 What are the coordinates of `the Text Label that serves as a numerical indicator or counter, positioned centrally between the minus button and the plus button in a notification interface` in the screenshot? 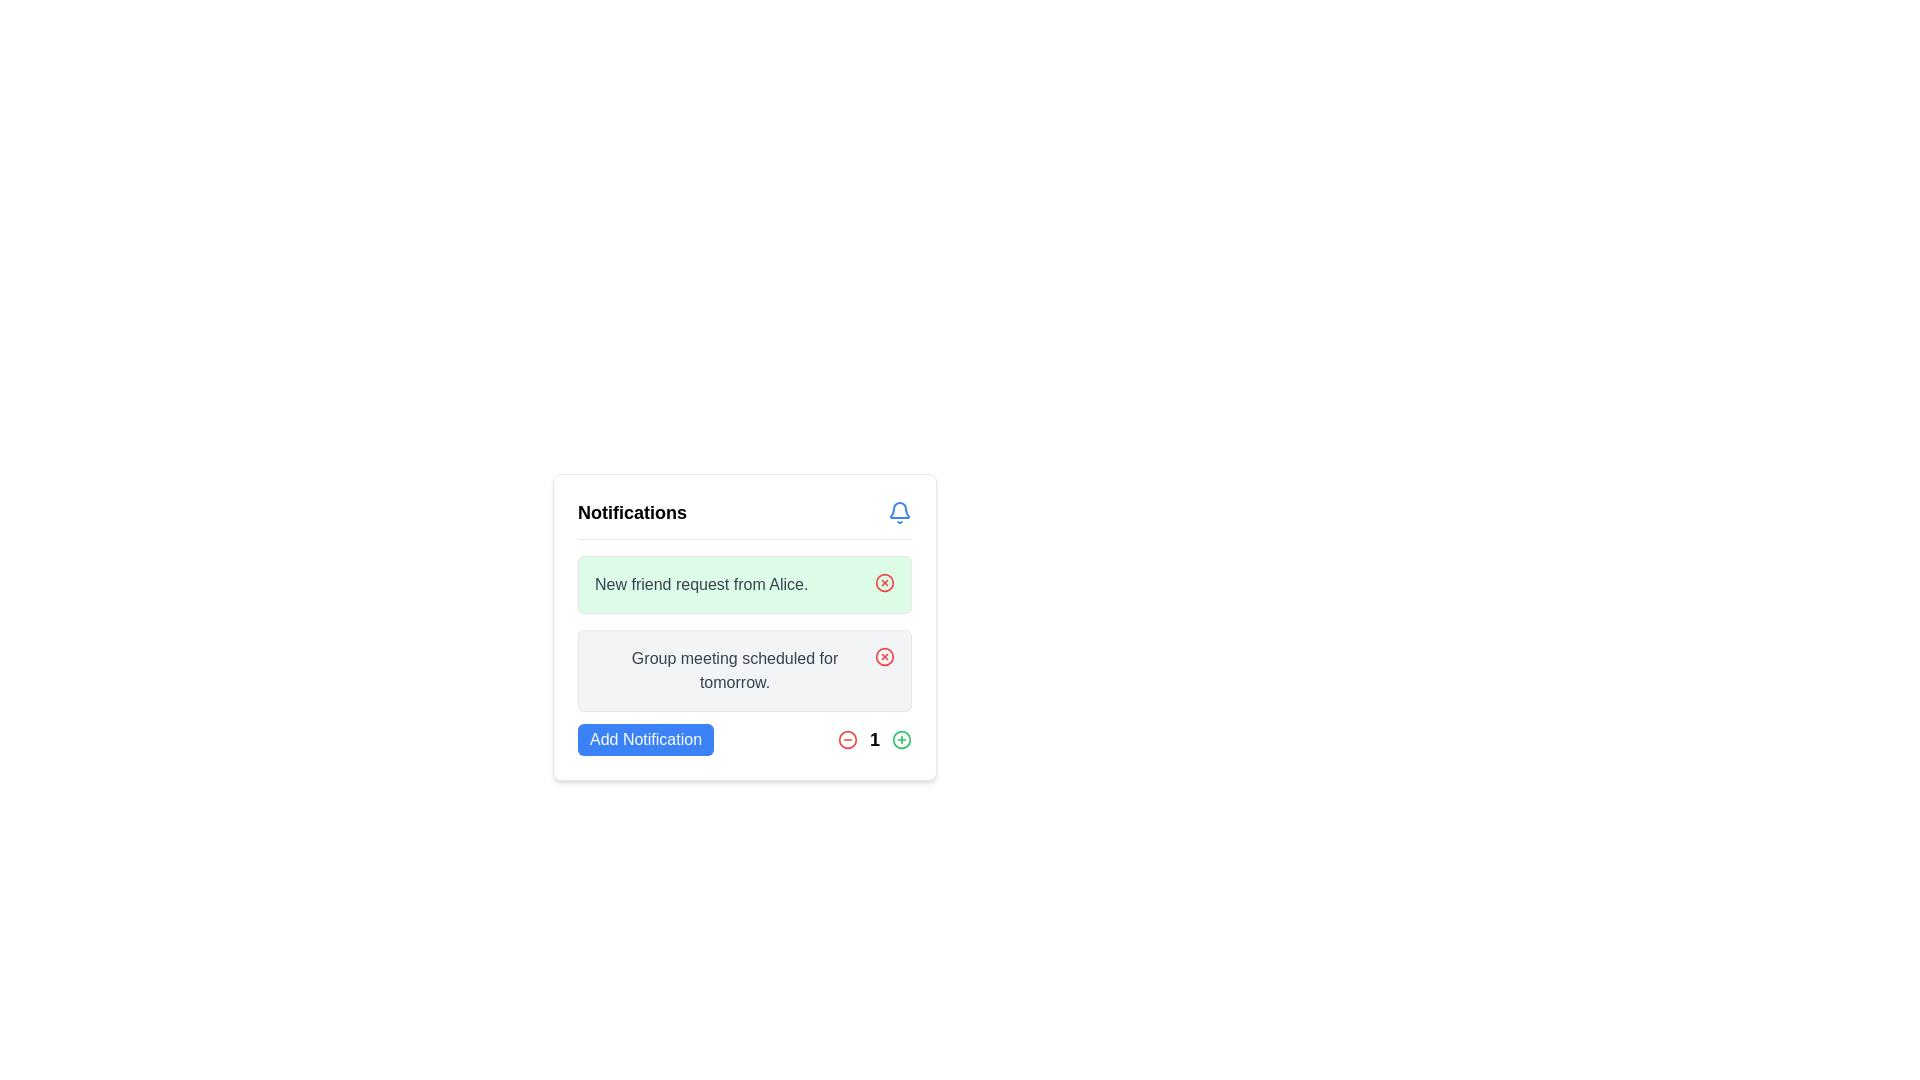 It's located at (874, 740).